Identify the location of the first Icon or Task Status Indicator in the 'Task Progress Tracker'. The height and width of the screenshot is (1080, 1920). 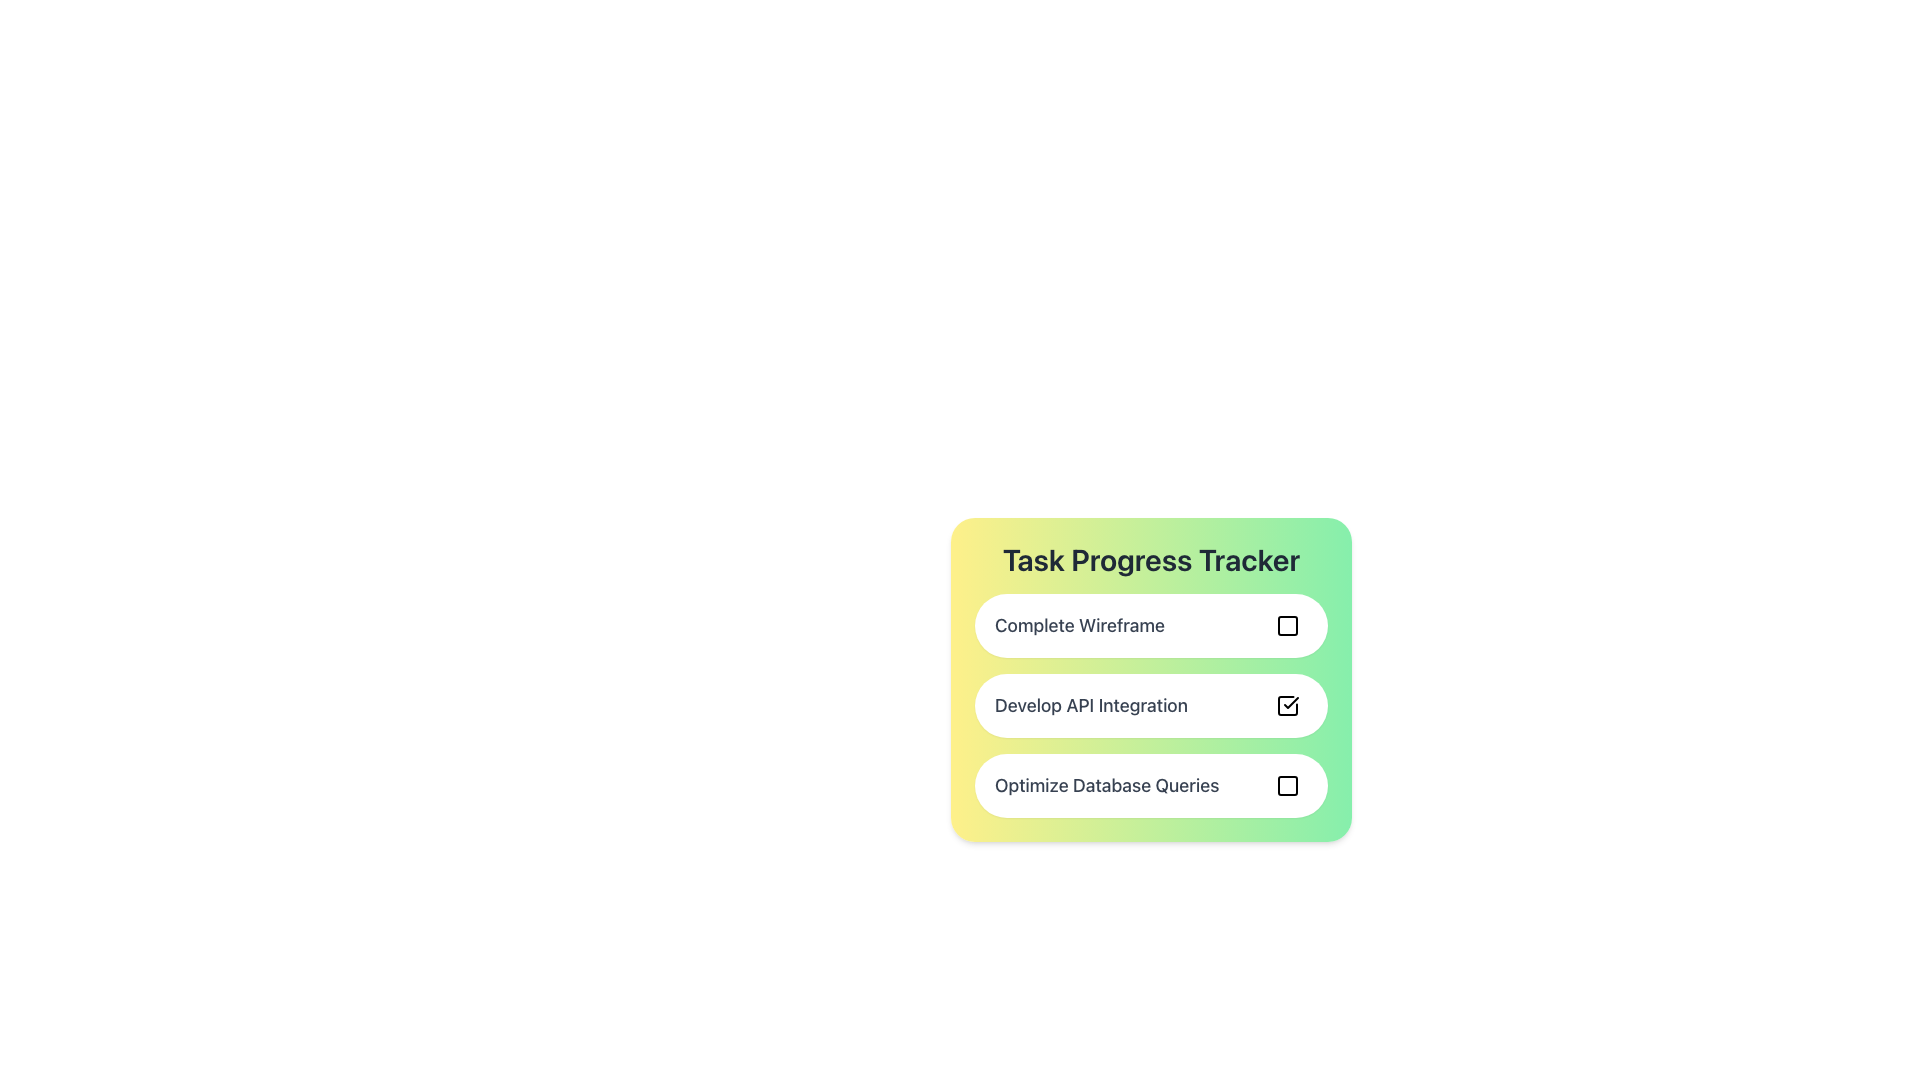
(1287, 624).